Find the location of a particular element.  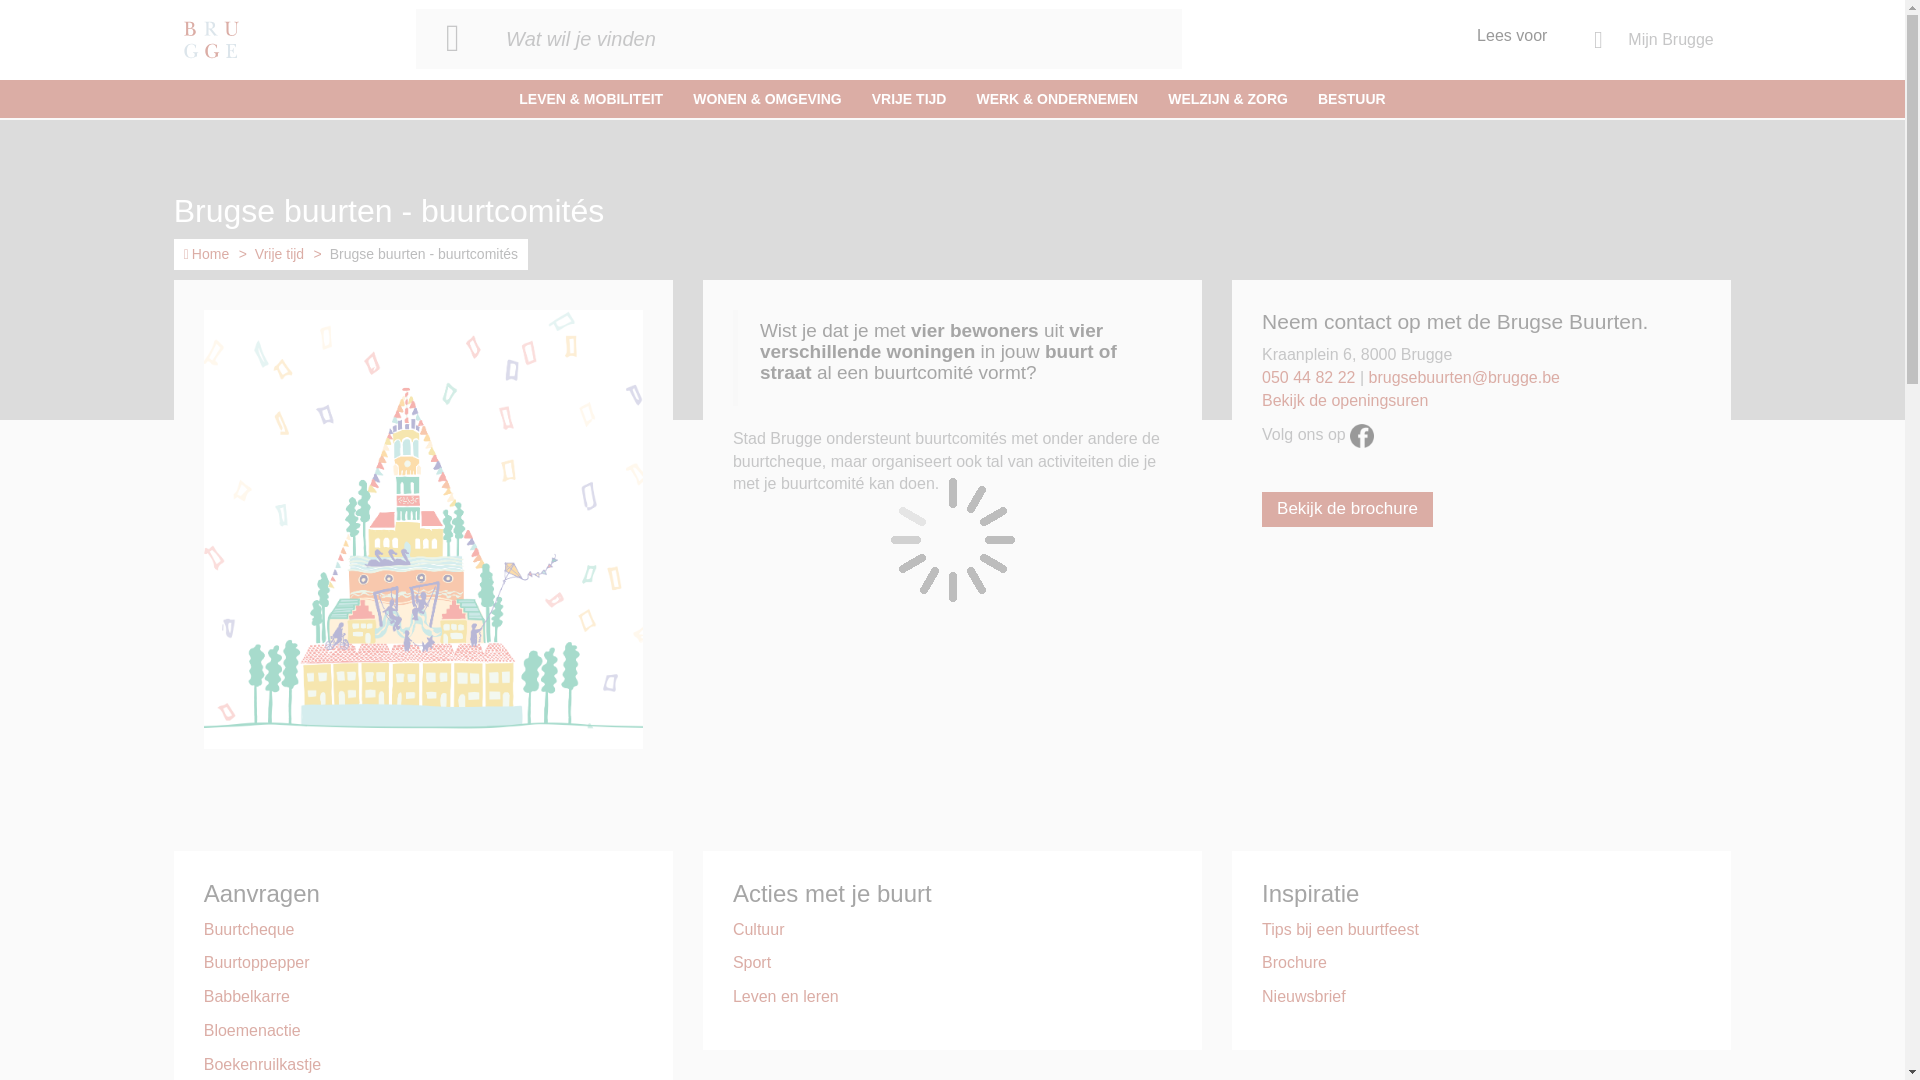

'WONEN & OMGEVING' is located at coordinates (766, 99).